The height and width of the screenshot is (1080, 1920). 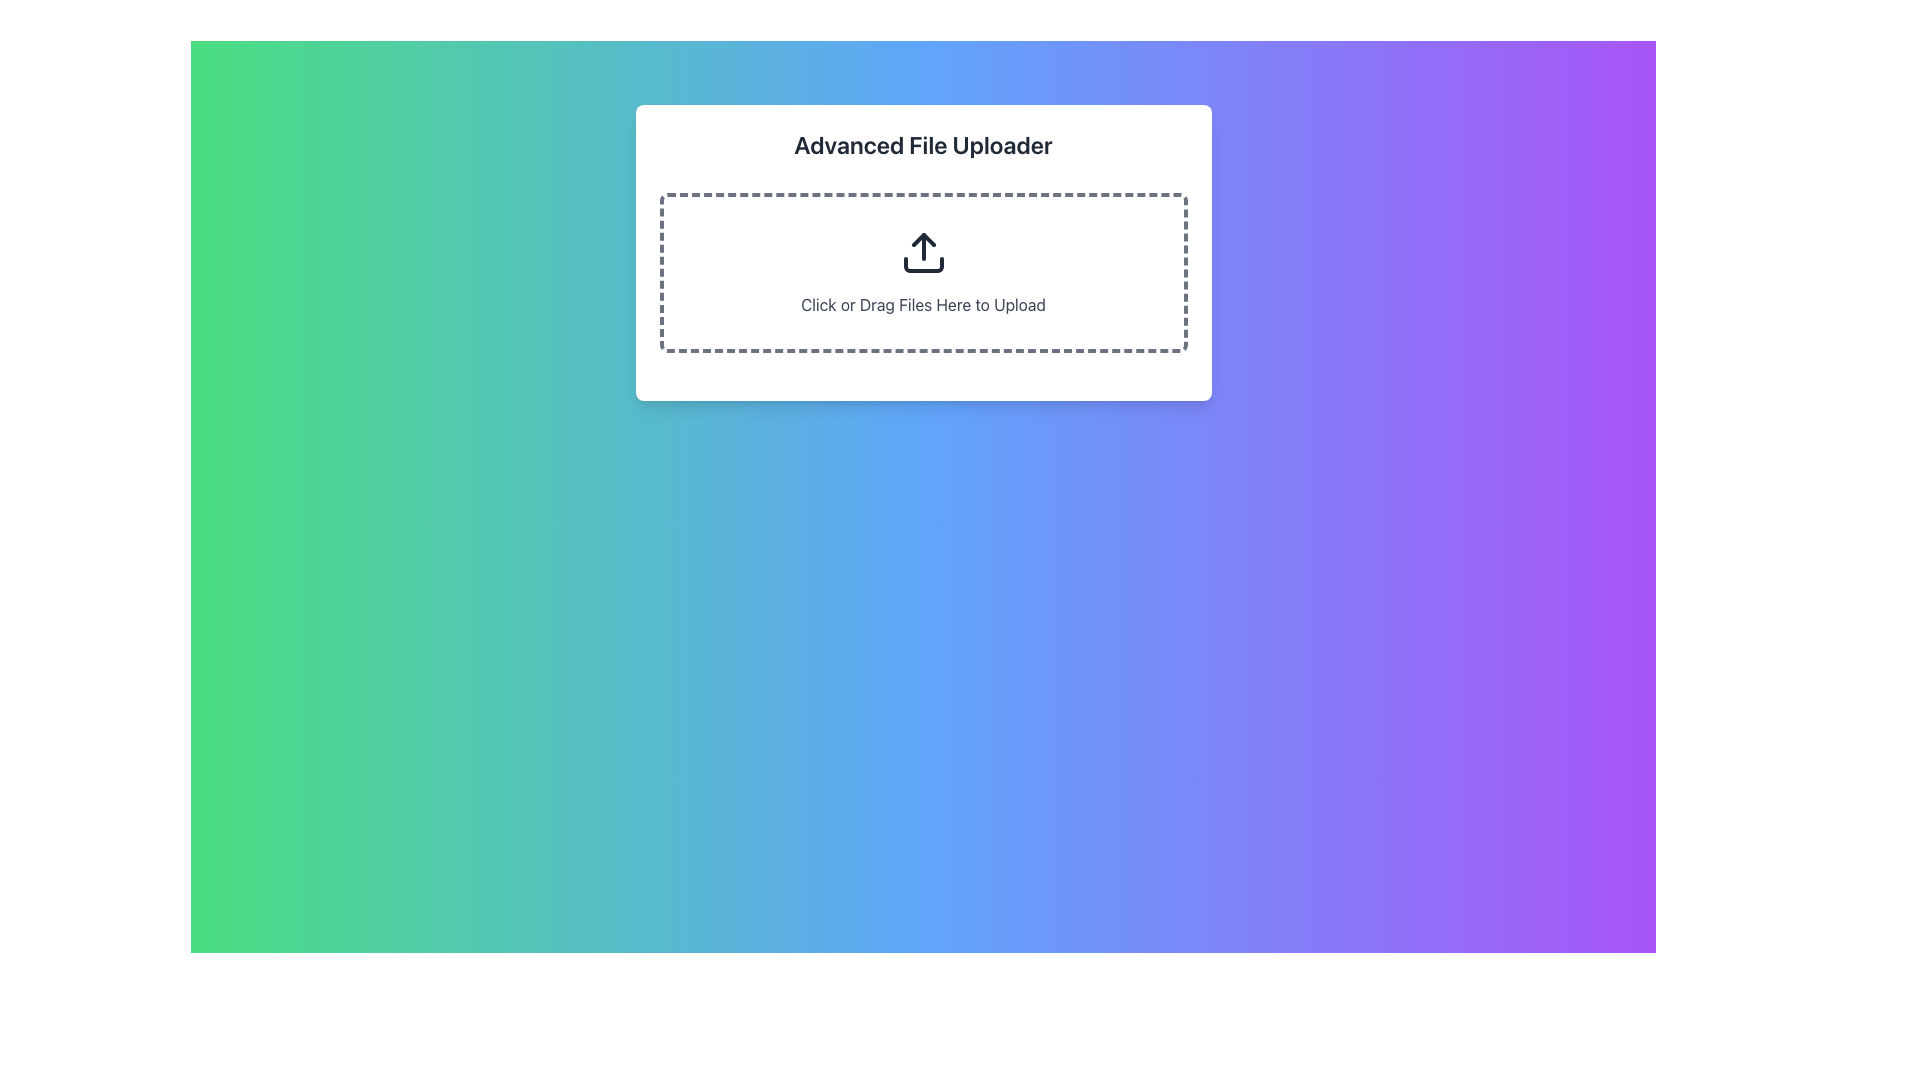 What do you see at coordinates (922, 144) in the screenshot?
I see `the informational text label that introduces the file upload section, located above the dashed upload area` at bounding box center [922, 144].